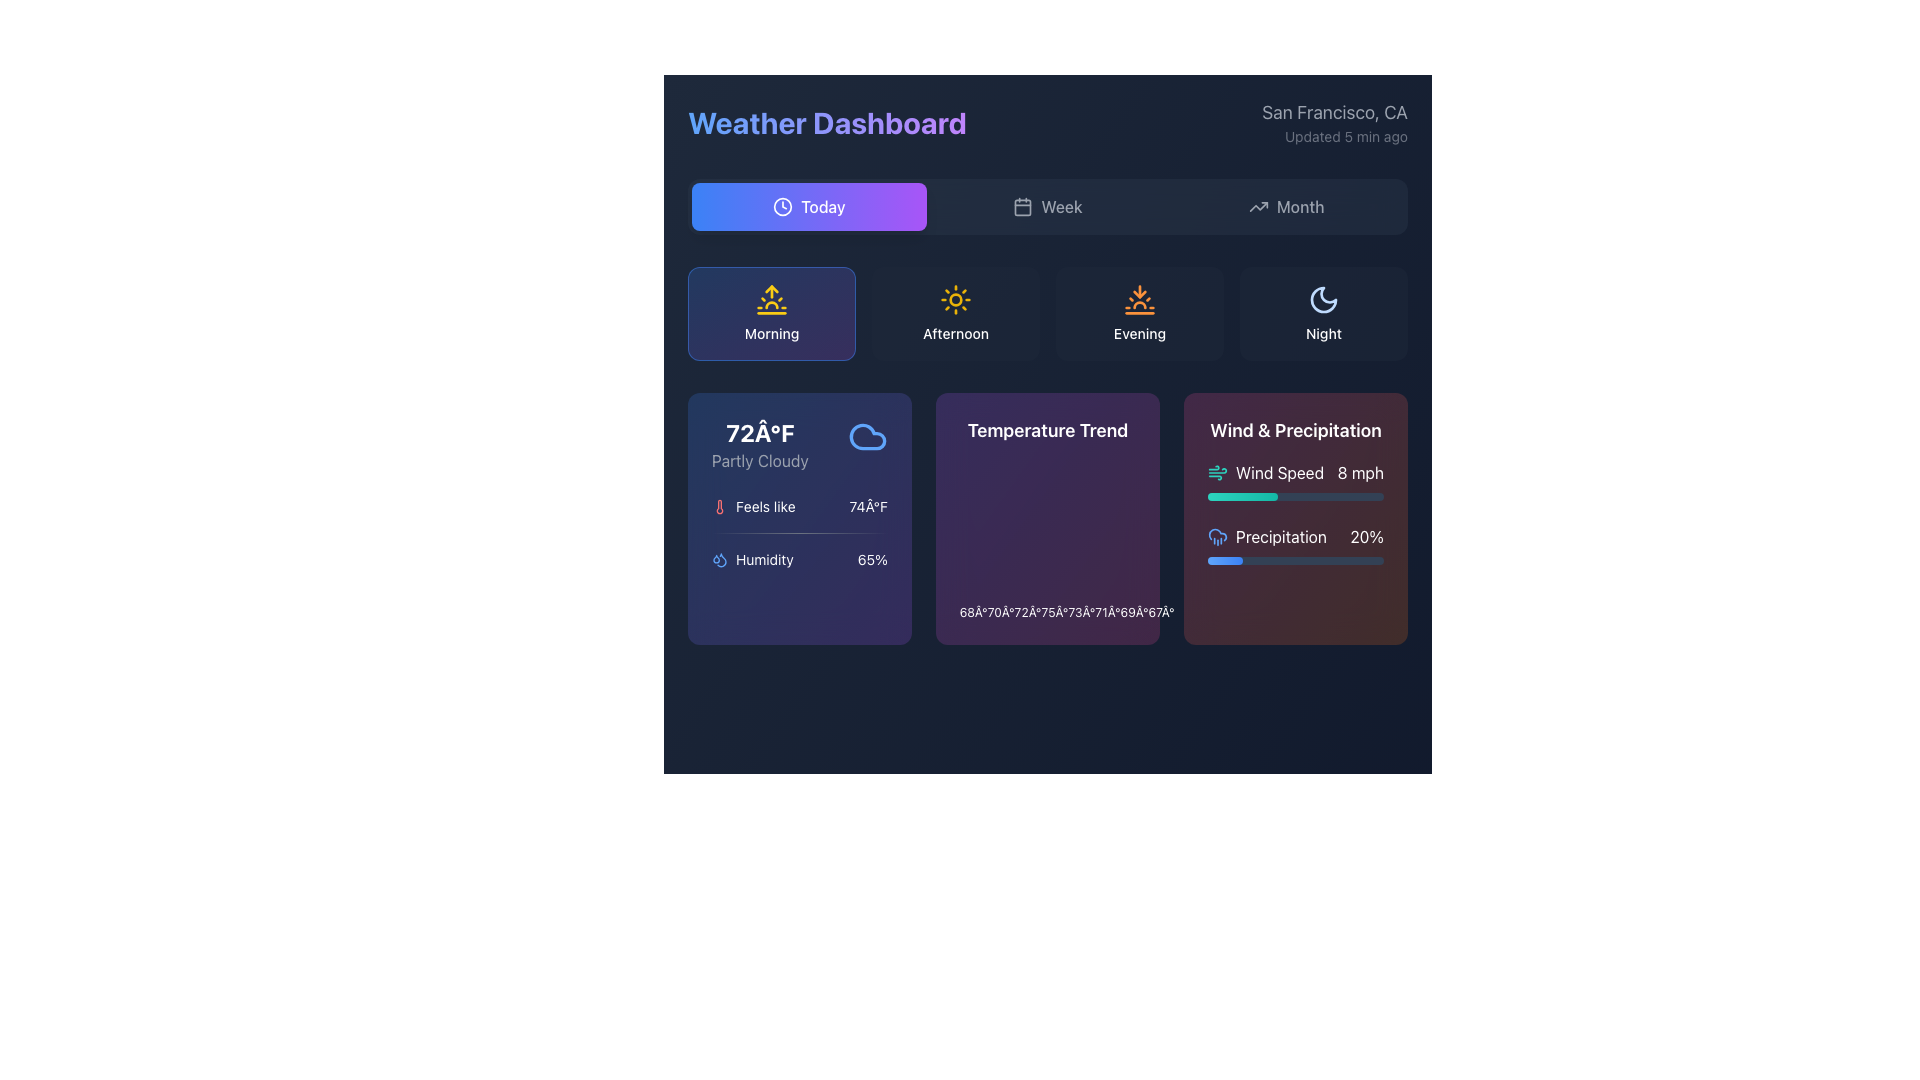 This screenshot has height=1080, width=1920. What do you see at coordinates (1001, 608) in the screenshot?
I see `the temperature value text label displaying '70°' within the 'Temperature Trend' card` at bounding box center [1001, 608].